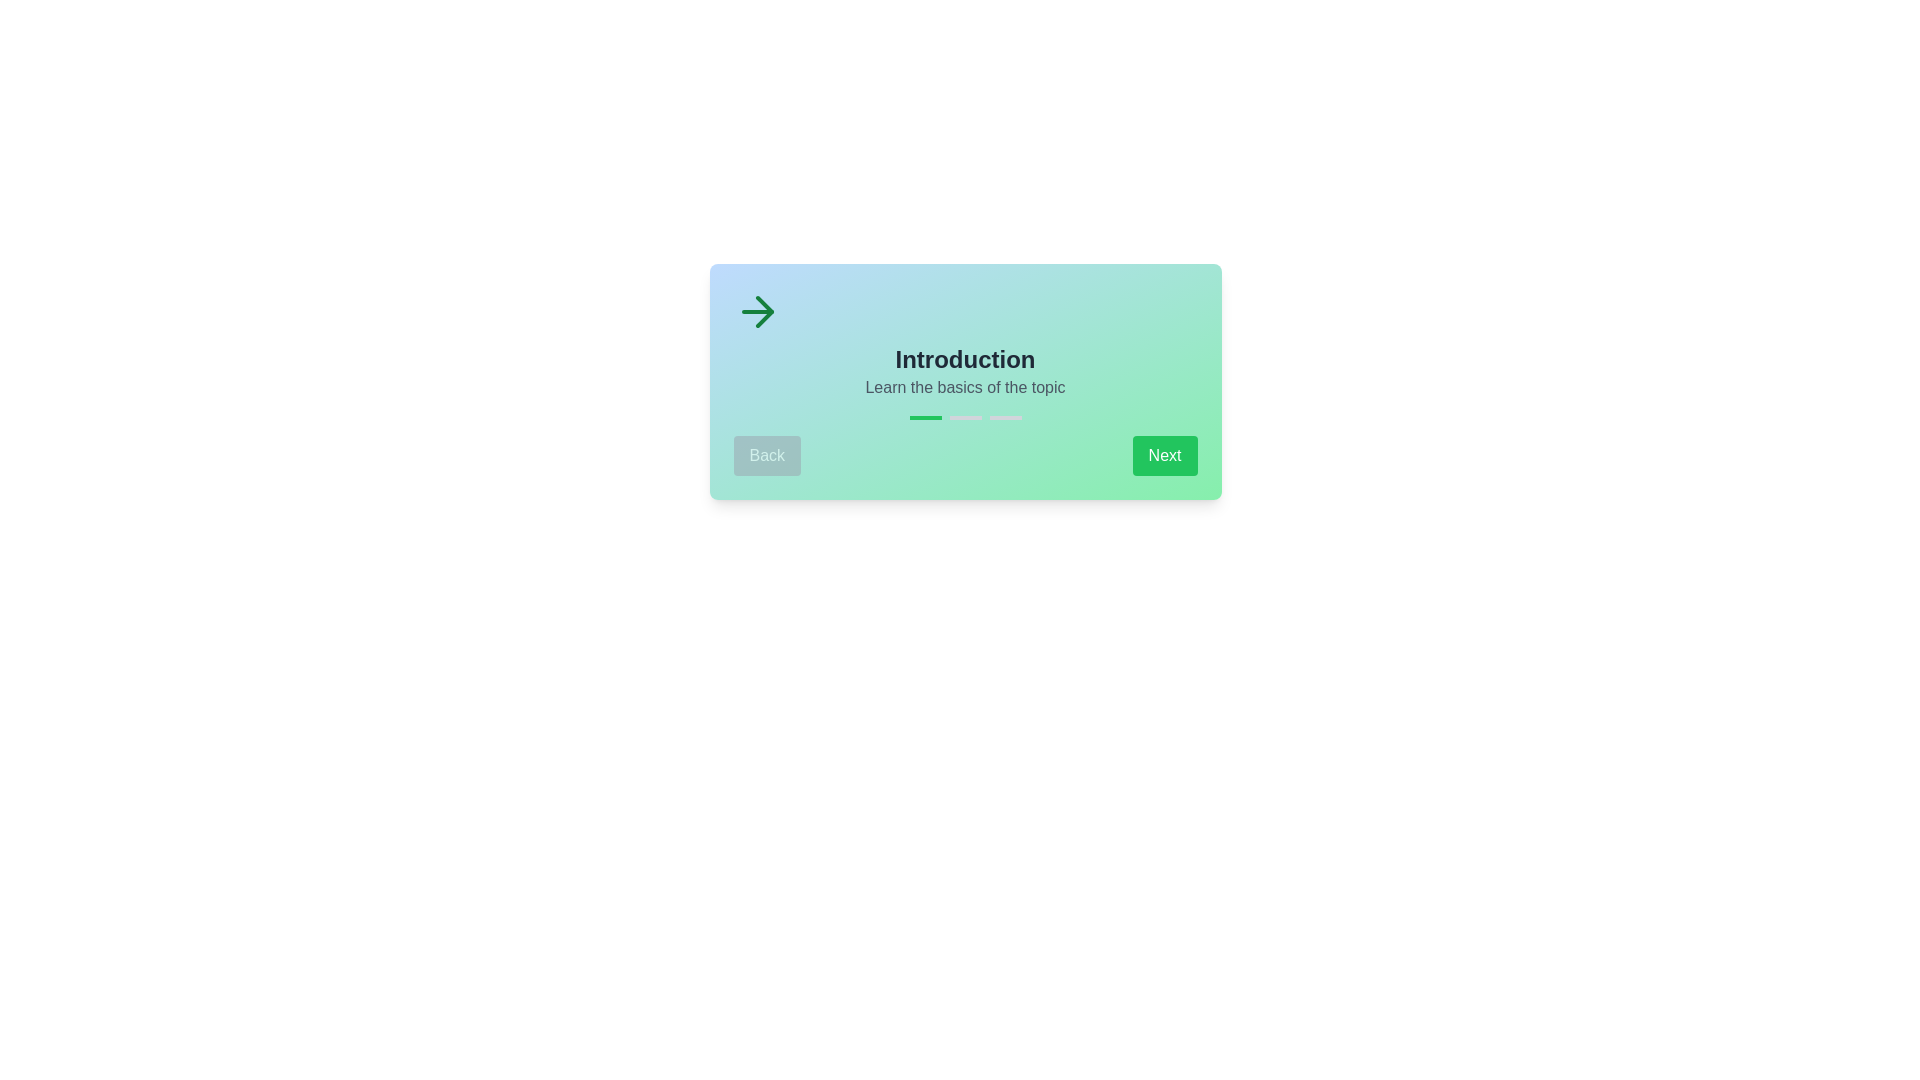 The height and width of the screenshot is (1080, 1920). I want to click on the 'Next' button to navigate to the next step, so click(1165, 455).